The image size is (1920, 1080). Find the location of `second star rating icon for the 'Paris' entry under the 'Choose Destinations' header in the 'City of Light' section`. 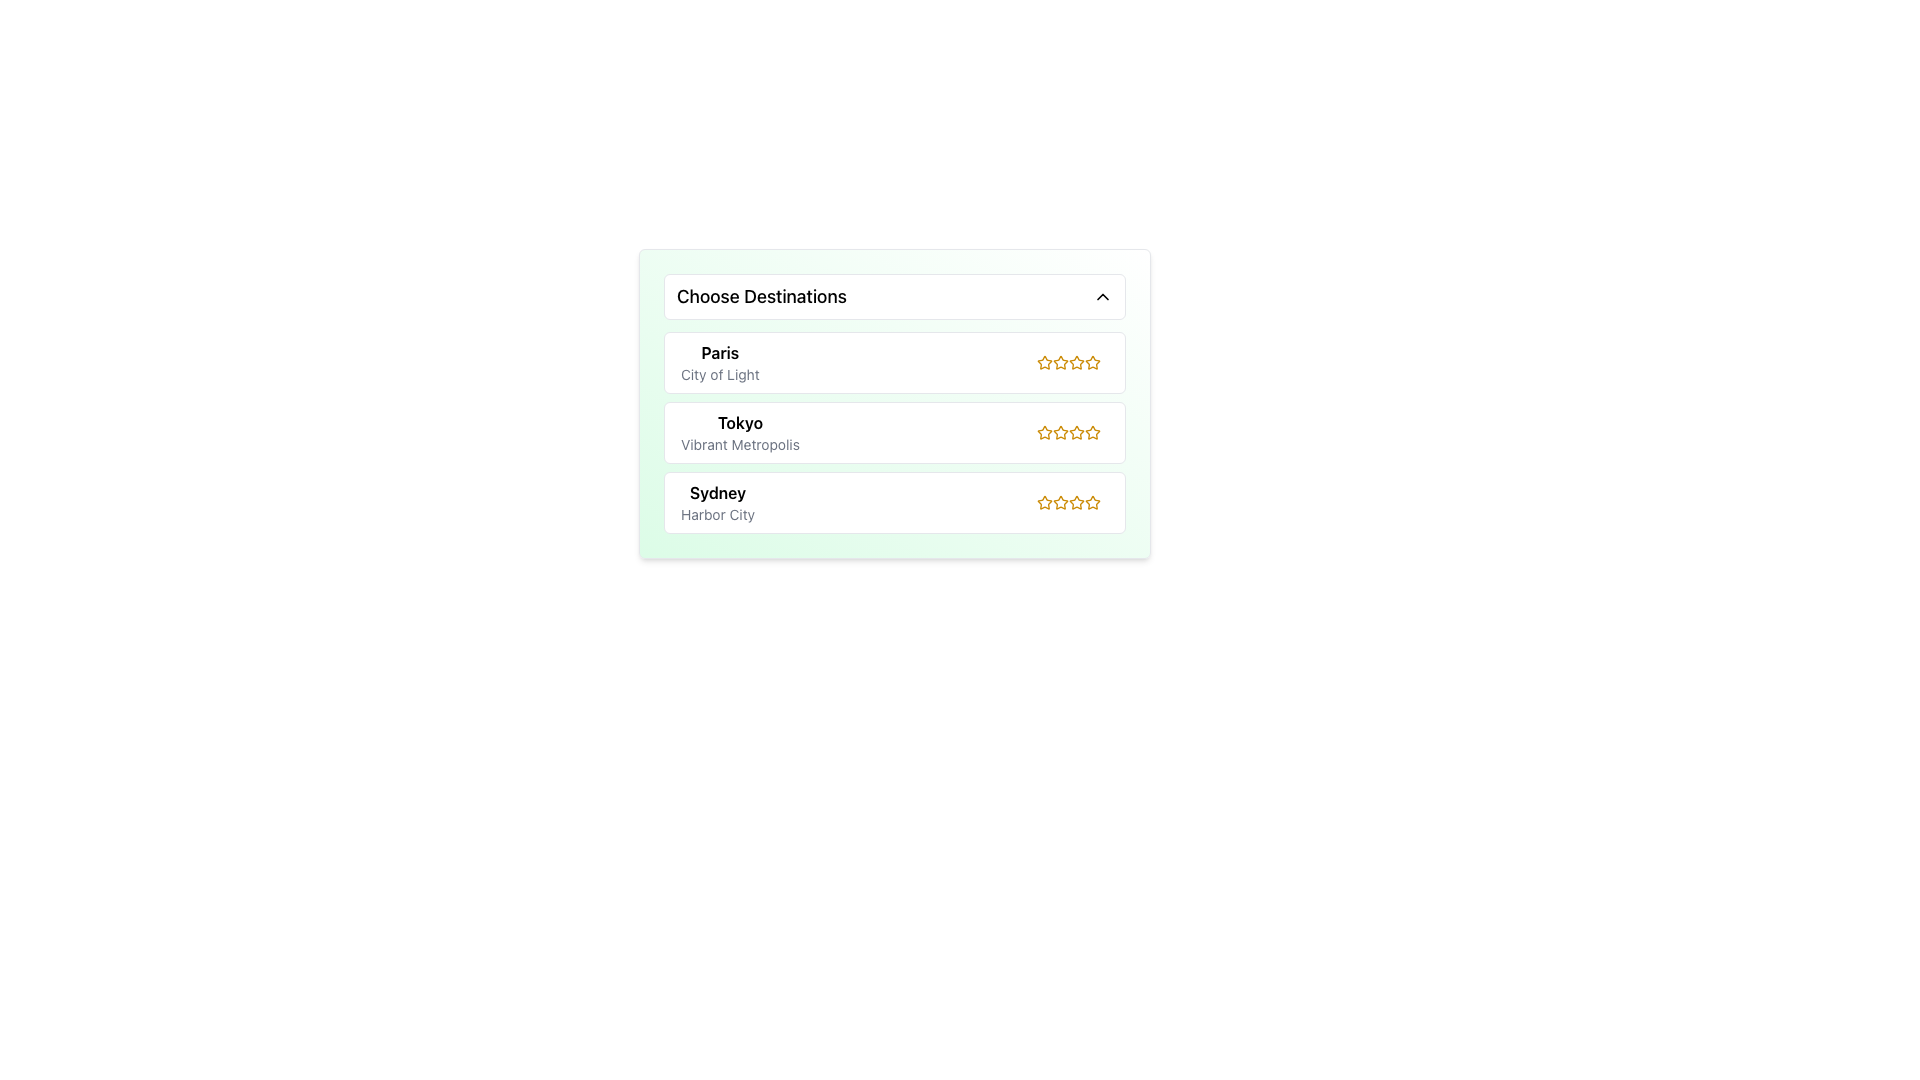

second star rating icon for the 'Paris' entry under the 'Choose Destinations' header in the 'City of Light' section is located at coordinates (1059, 362).